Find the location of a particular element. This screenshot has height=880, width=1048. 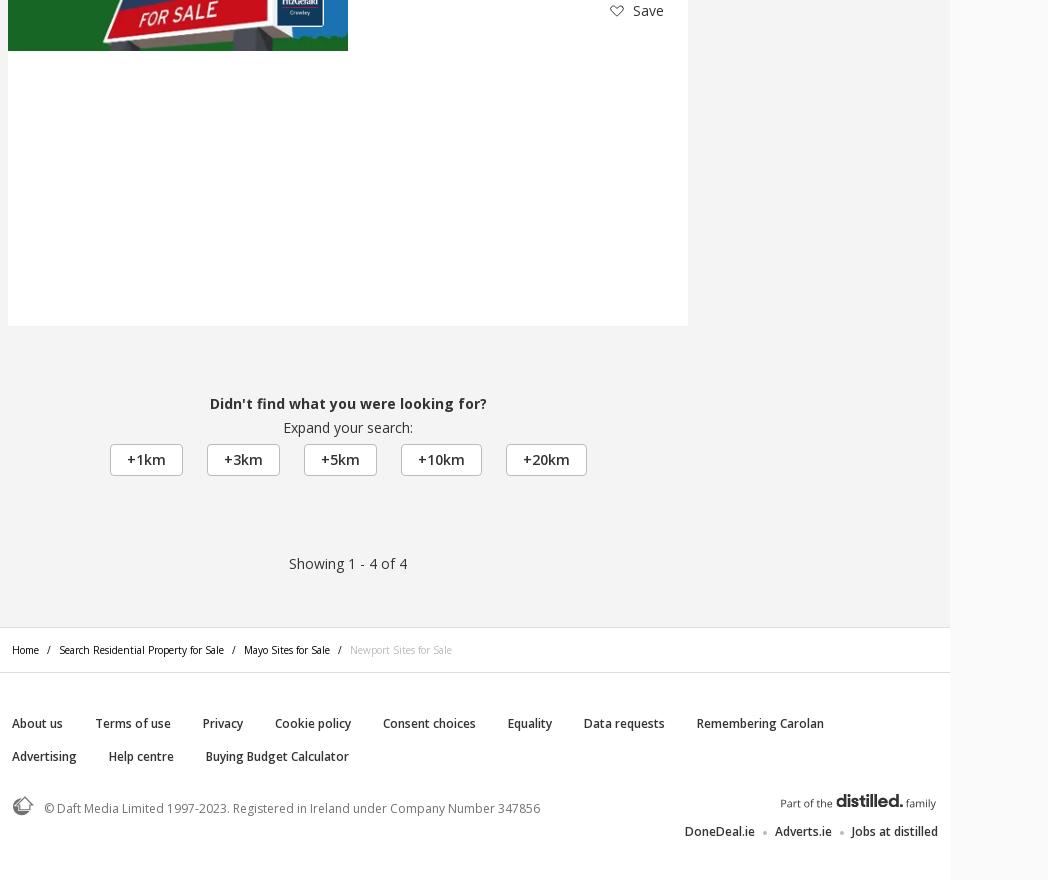

'+5km' is located at coordinates (319, 458).